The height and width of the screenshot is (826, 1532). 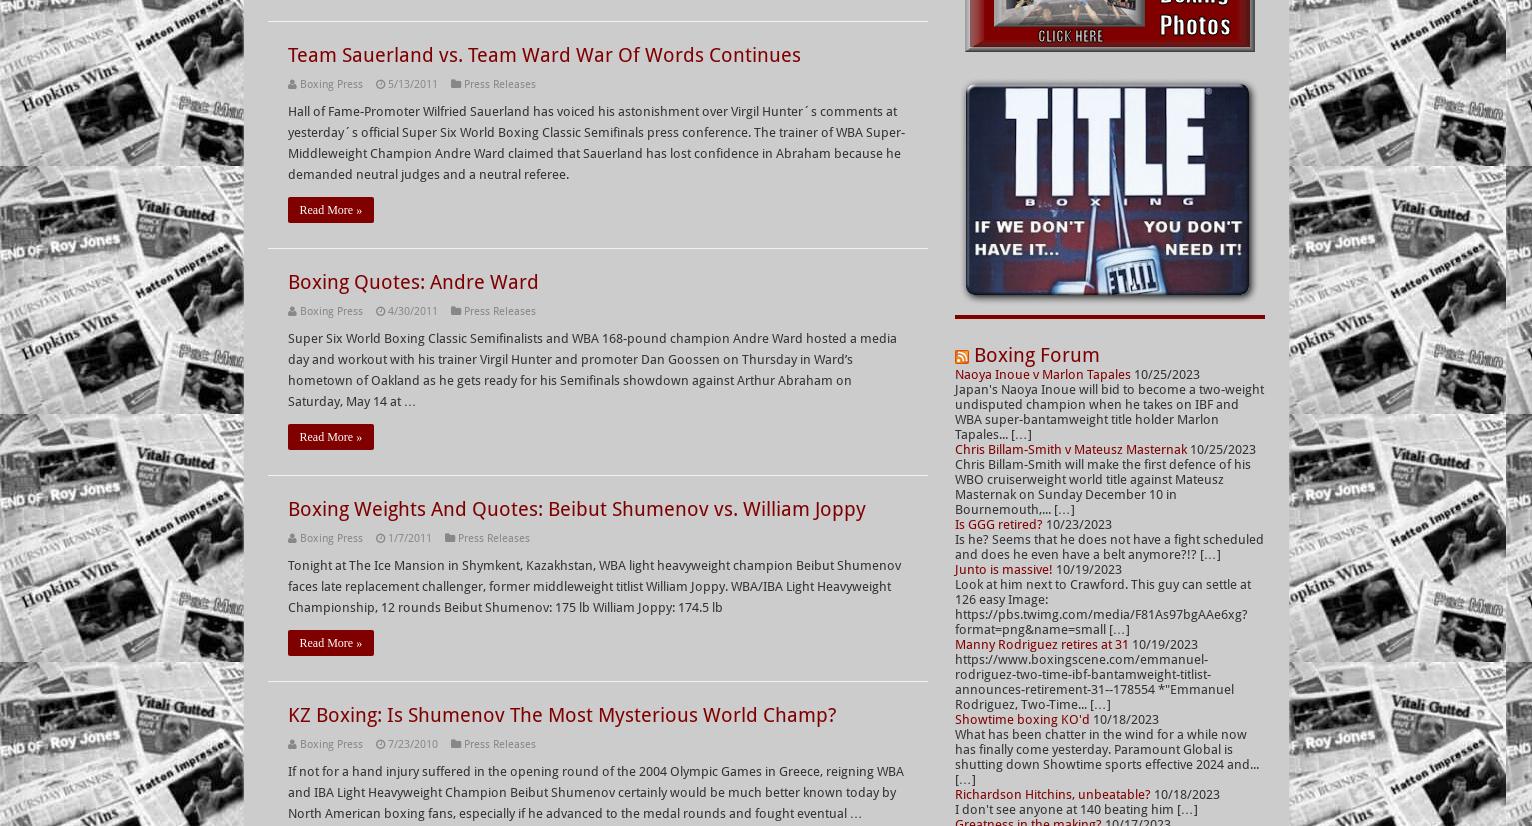 What do you see at coordinates (595, 142) in the screenshot?
I see `'Hall of Fame-Promoter Wilfried Sauerland has voiced his astonishment over Virgil Hunter´s comments at yesterday´s official Super Six World Boxing Classic Semifinals press conference. The trainer of WBA Super-Middleweight Champion Andre Ward claimed that Sauerland has lost confidence in Abraham because he demanded neutral judges and a neutral referee.'` at bounding box center [595, 142].